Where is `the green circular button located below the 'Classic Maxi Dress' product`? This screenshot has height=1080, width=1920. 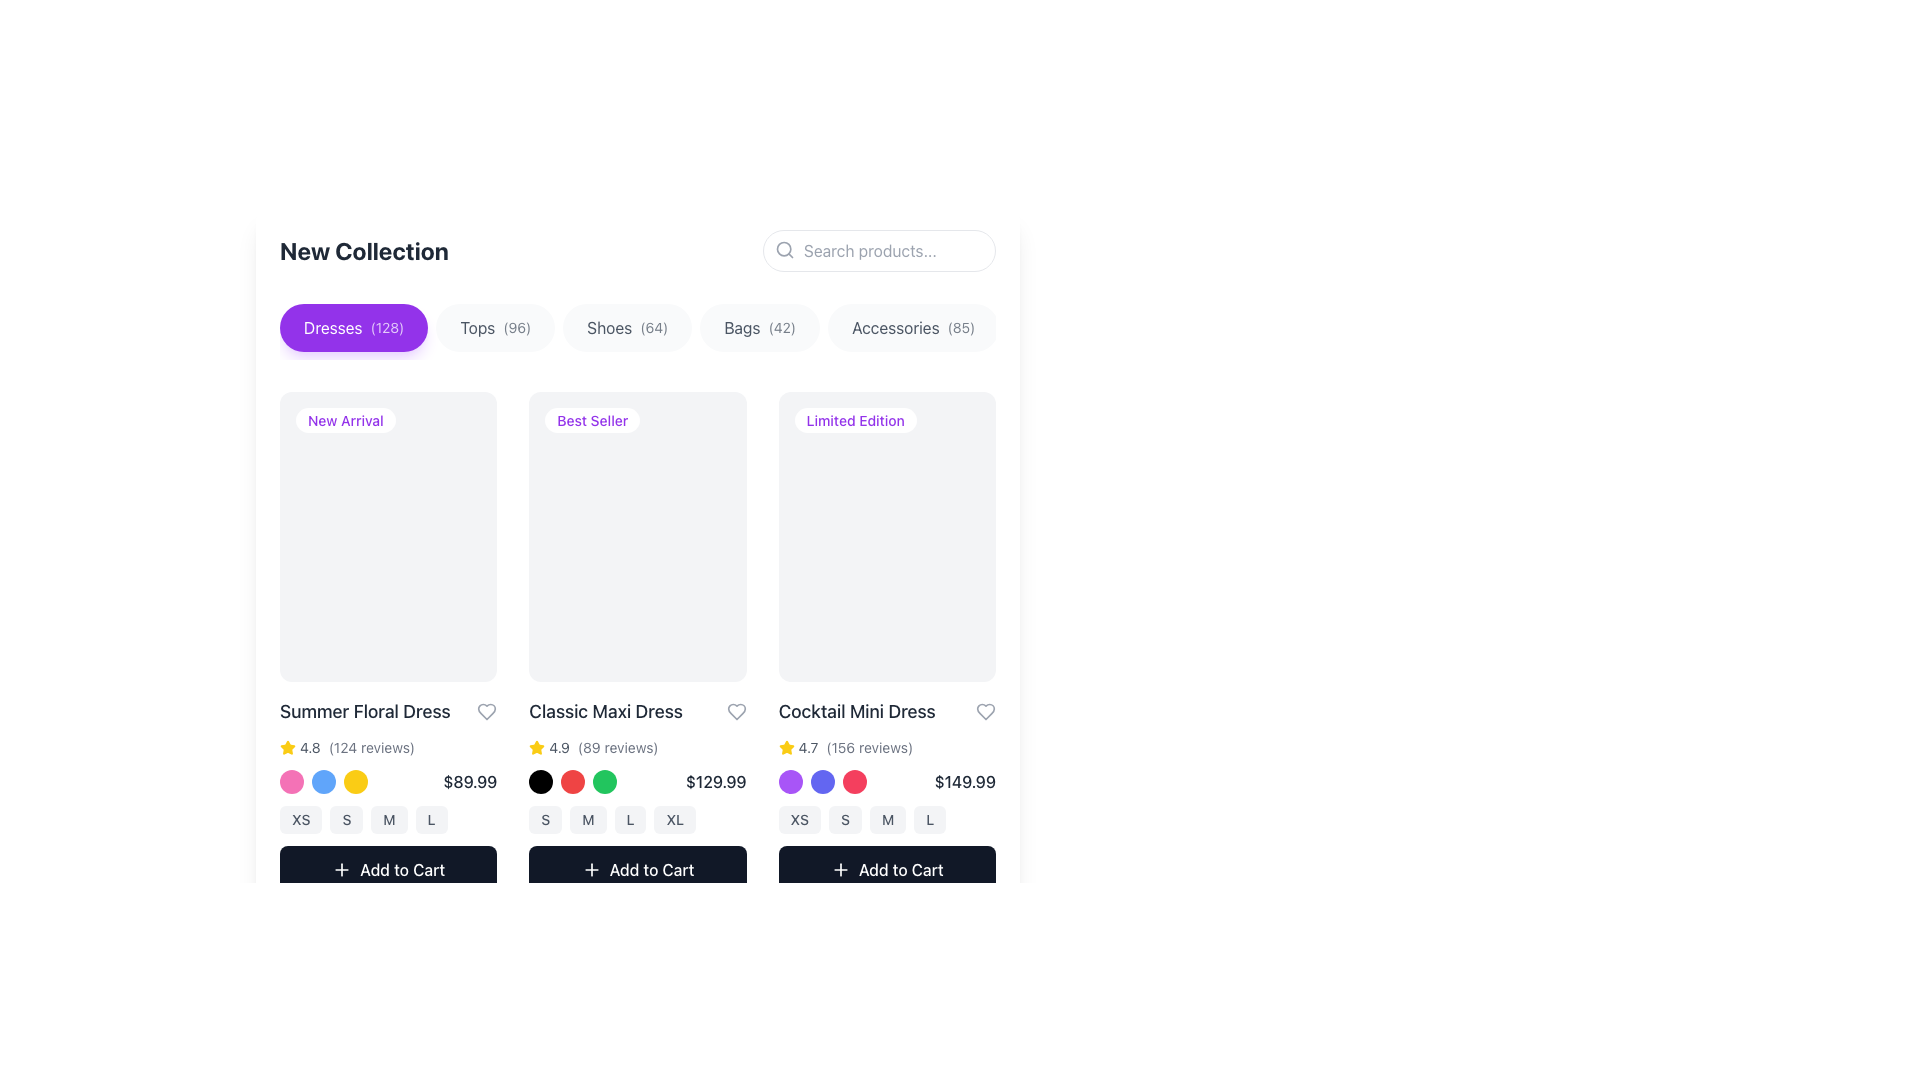 the green circular button located below the 'Classic Maxi Dress' product is located at coordinates (604, 780).